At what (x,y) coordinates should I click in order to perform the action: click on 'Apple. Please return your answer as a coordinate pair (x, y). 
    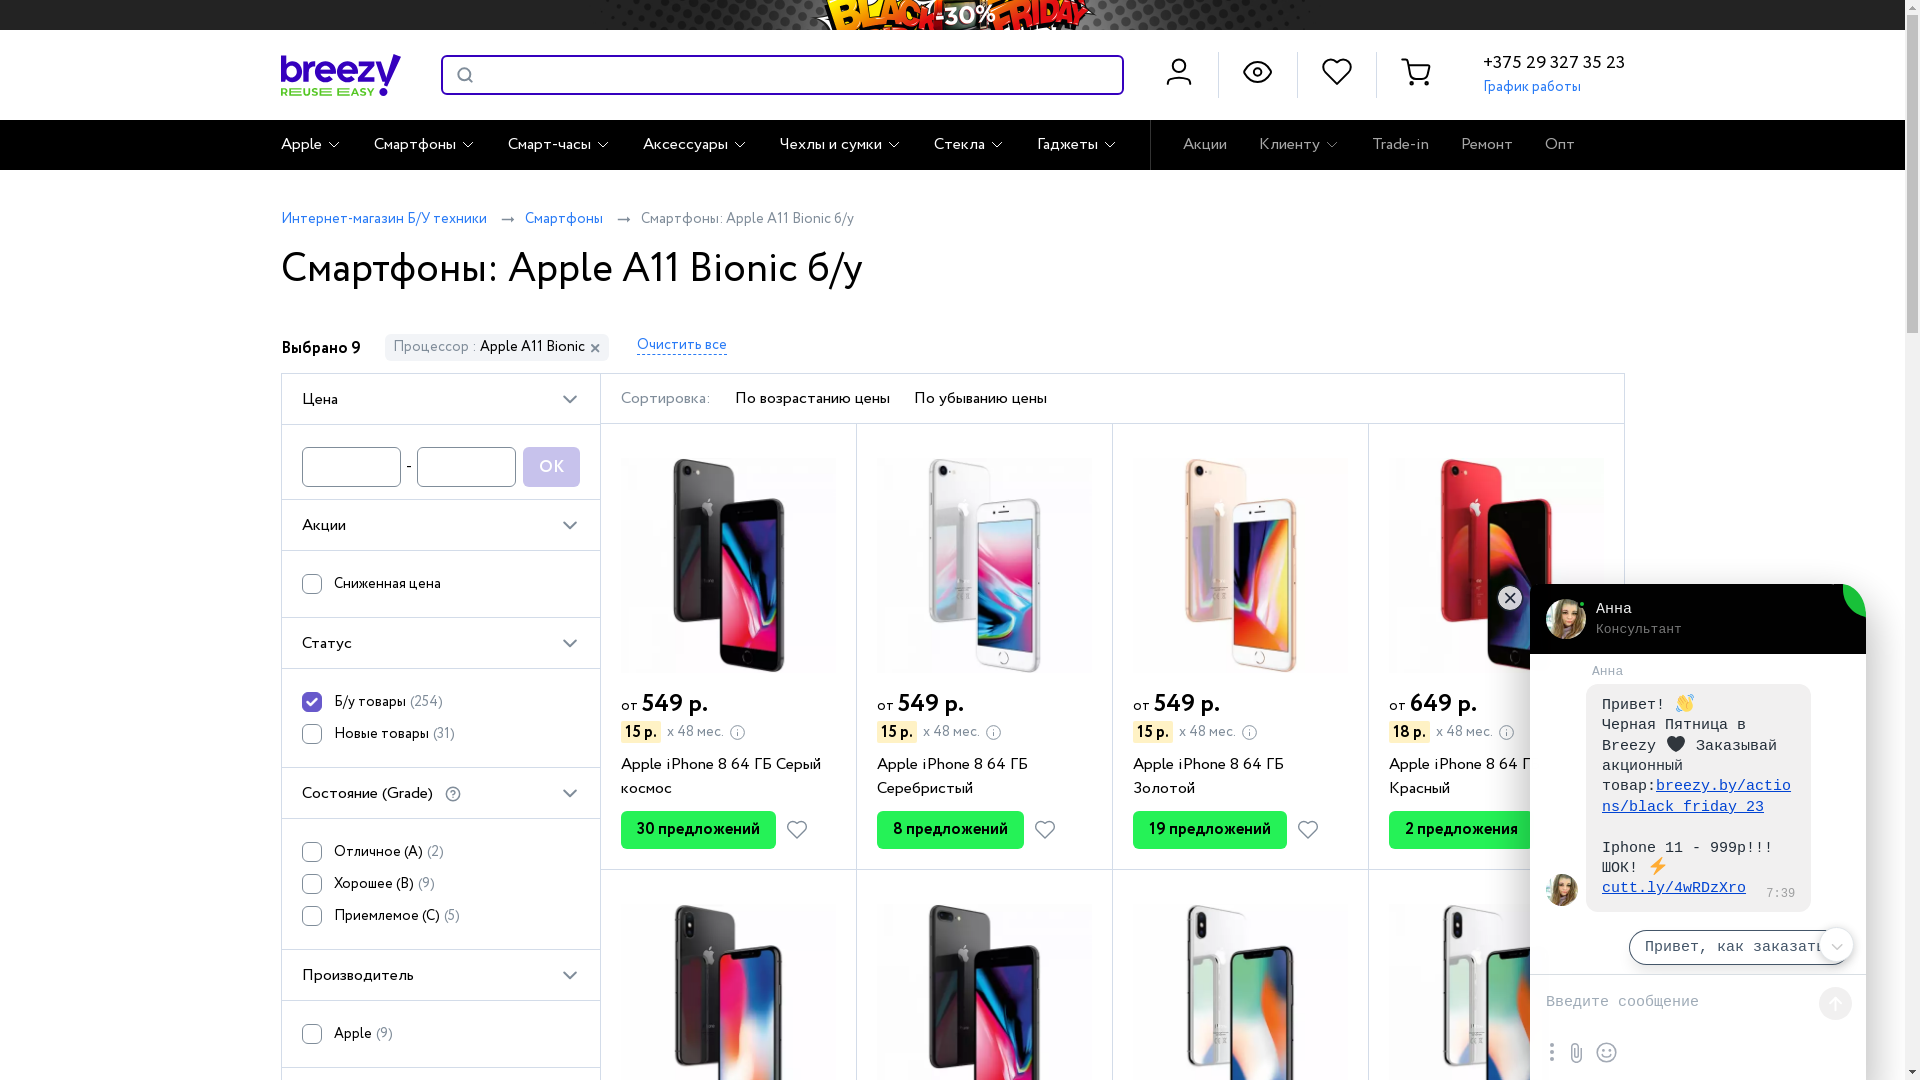
    Looking at the image, I should click on (301, 1037).